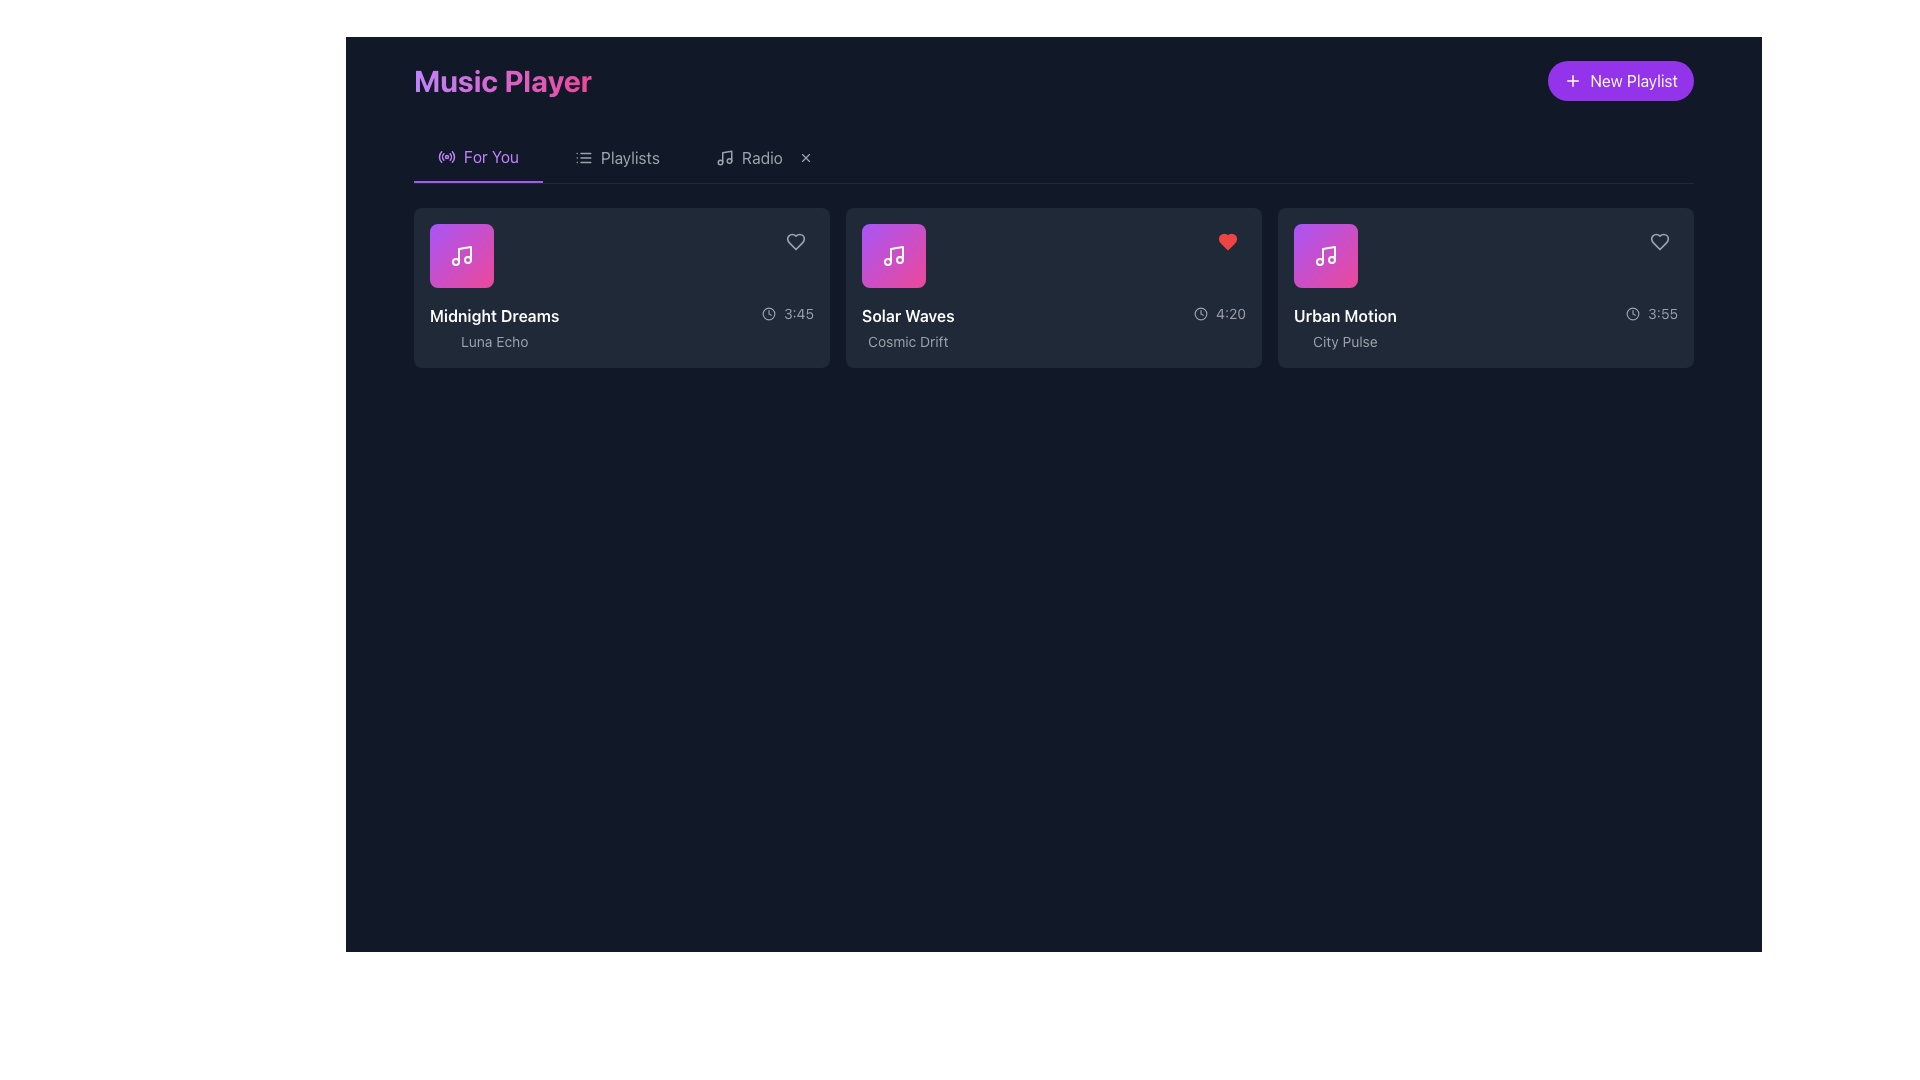  What do you see at coordinates (616, 157) in the screenshot?
I see `the 'Playlists' navigation tab, which is a horizontally aligned text label with a list icon, located centrally in the navigation menu at the top of the interface` at bounding box center [616, 157].